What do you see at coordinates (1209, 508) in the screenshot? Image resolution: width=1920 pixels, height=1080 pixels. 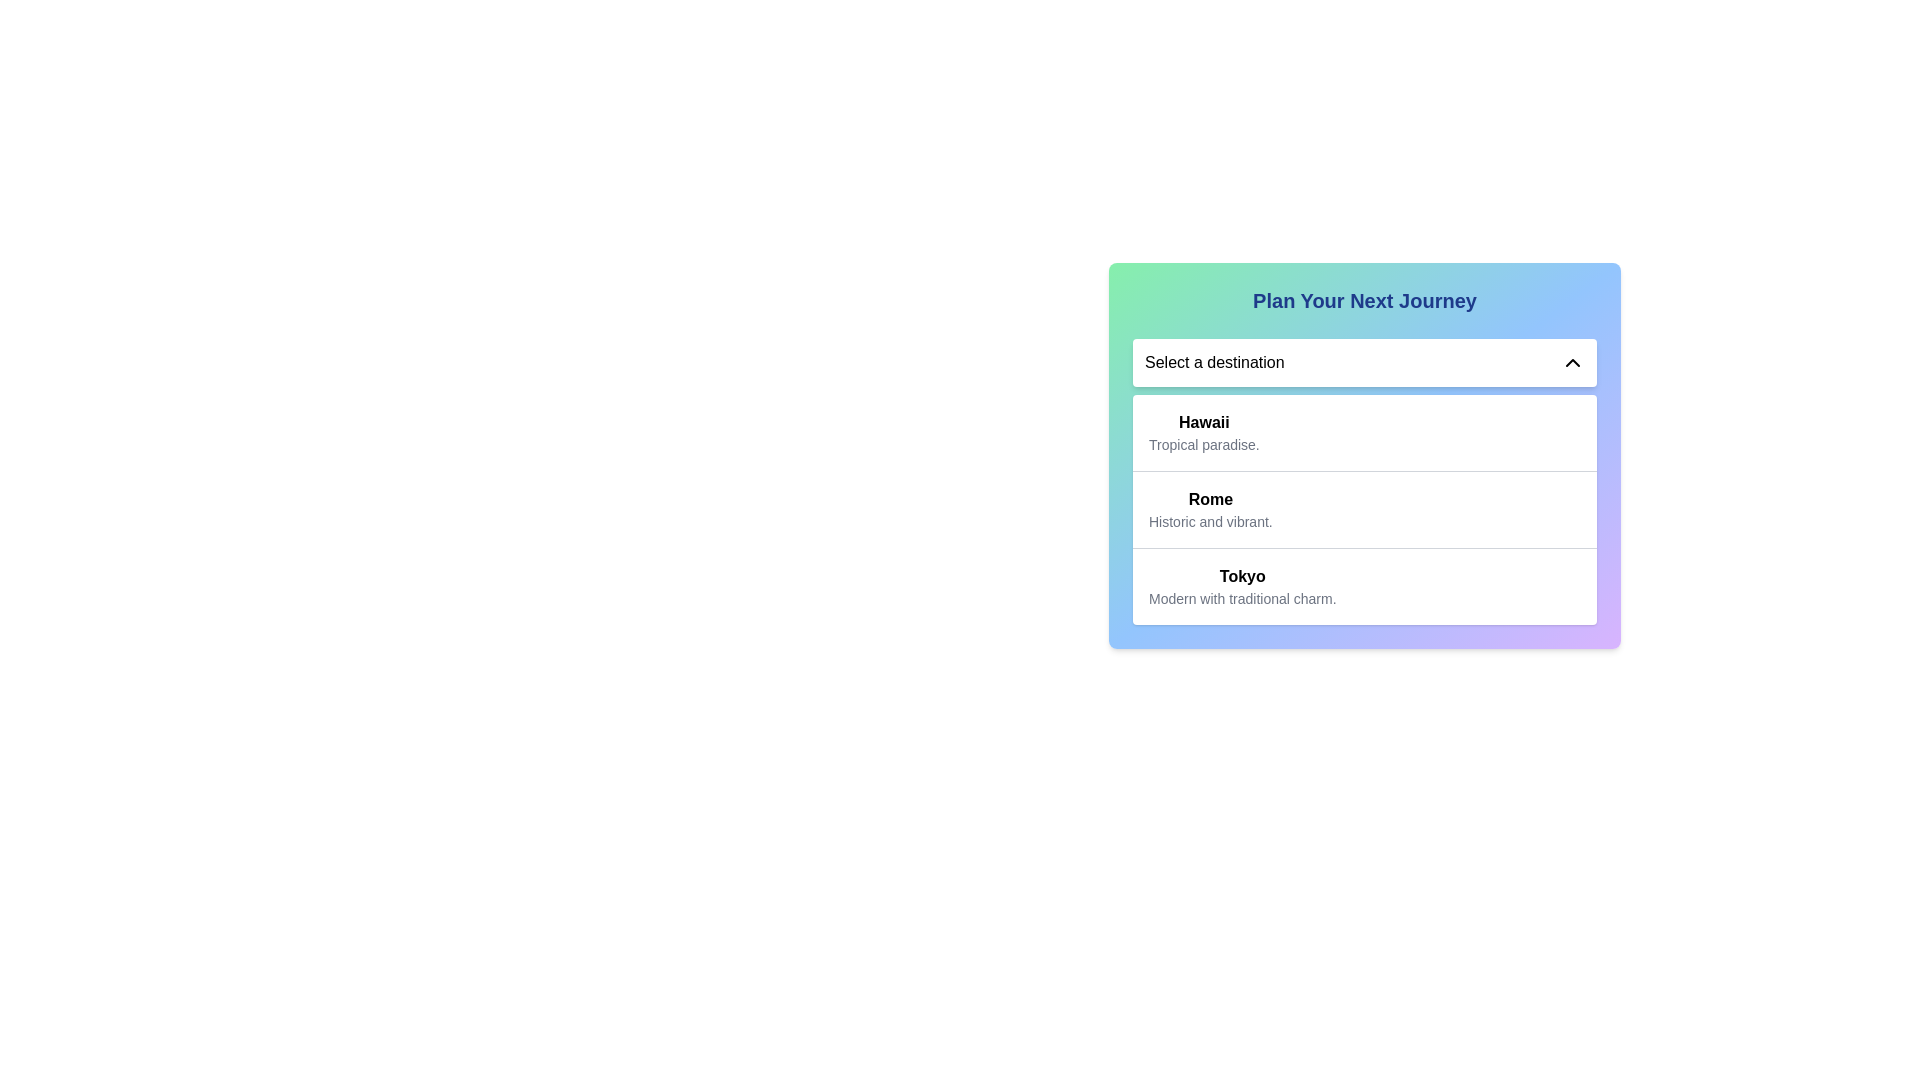 I see `the textual display element that shows 'Rome' in bold and 'Historic and vibrant.' in a smaller font, which is the second item in a vertical list of destinations` at bounding box center [1209, 508].